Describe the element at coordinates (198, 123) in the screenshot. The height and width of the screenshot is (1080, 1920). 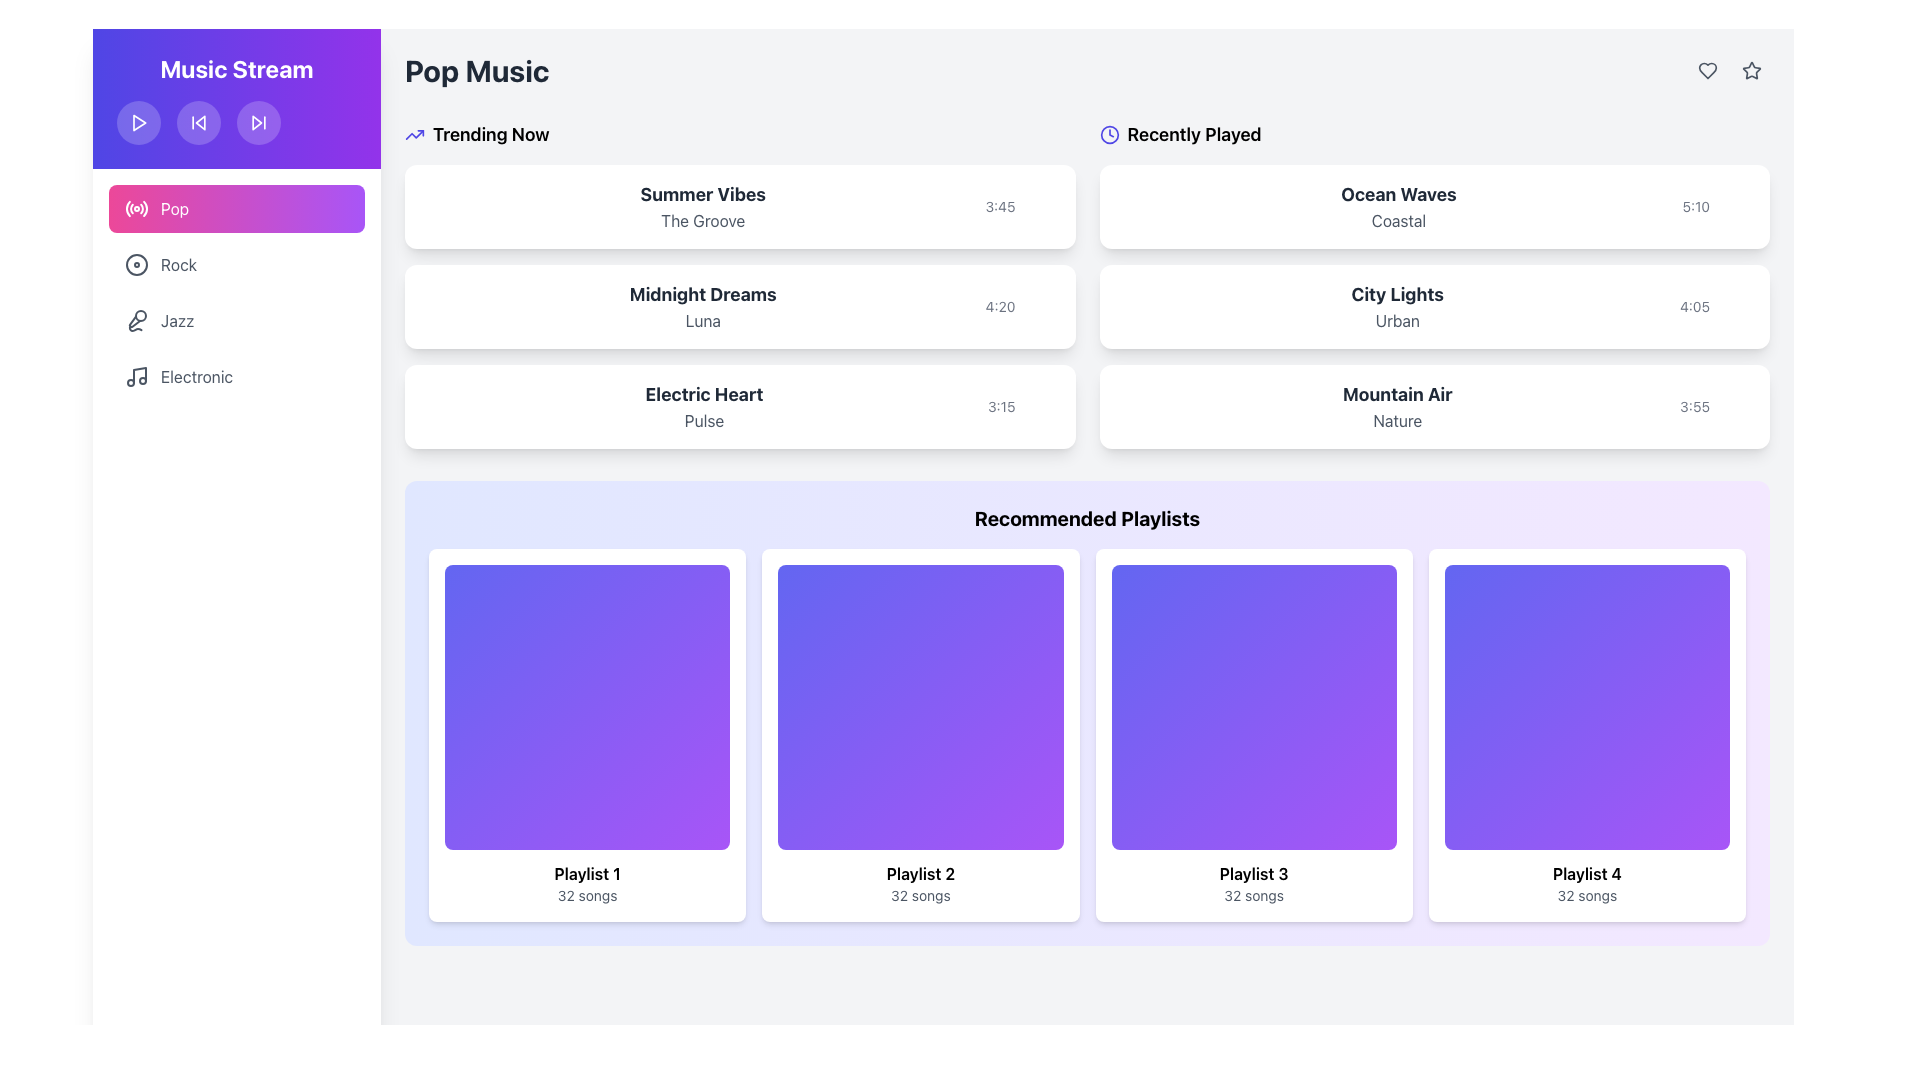
I see `the skip backward button, which is the middle button in a row of three control buttons located to the right of the 'Music Stream' sidebar, to observe the hover transition` at that location.